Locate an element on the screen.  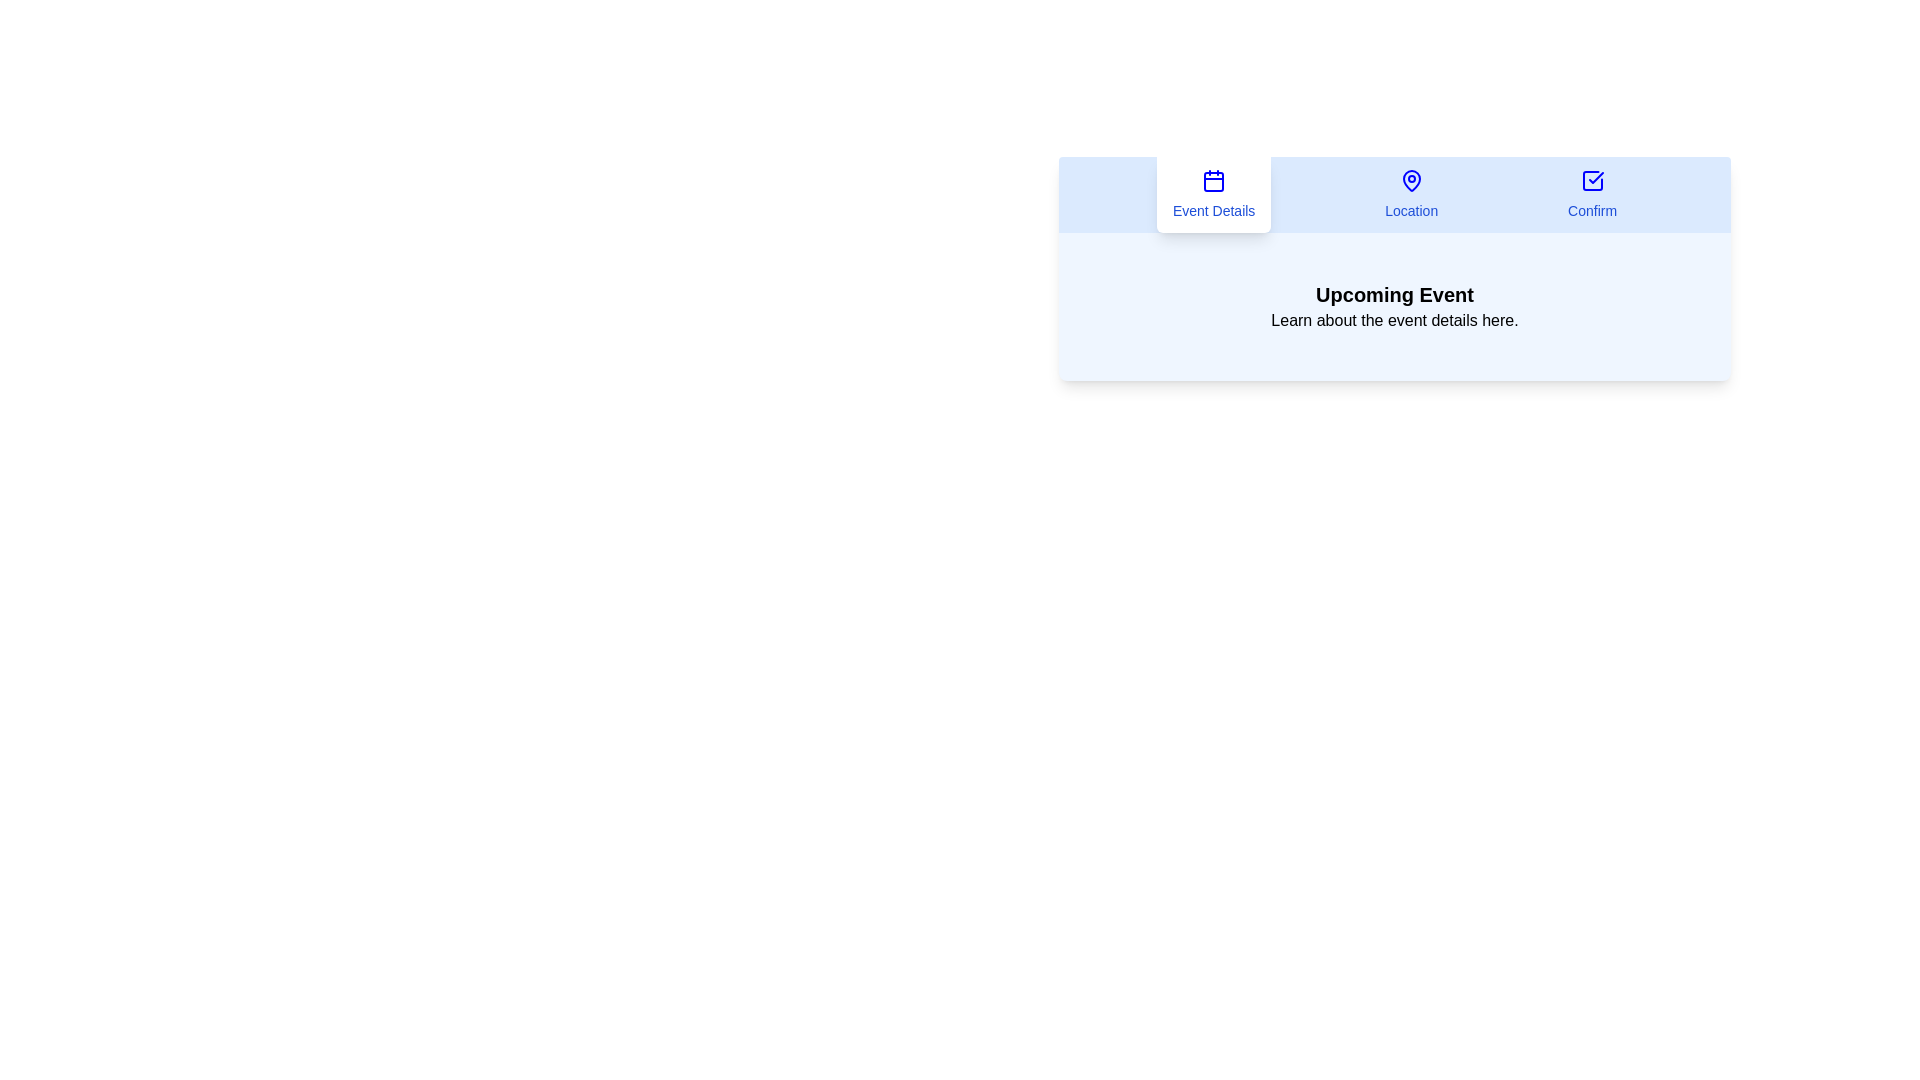
the tab labeled Location to observe the visual feedback is located at coordinates (1410, 195).